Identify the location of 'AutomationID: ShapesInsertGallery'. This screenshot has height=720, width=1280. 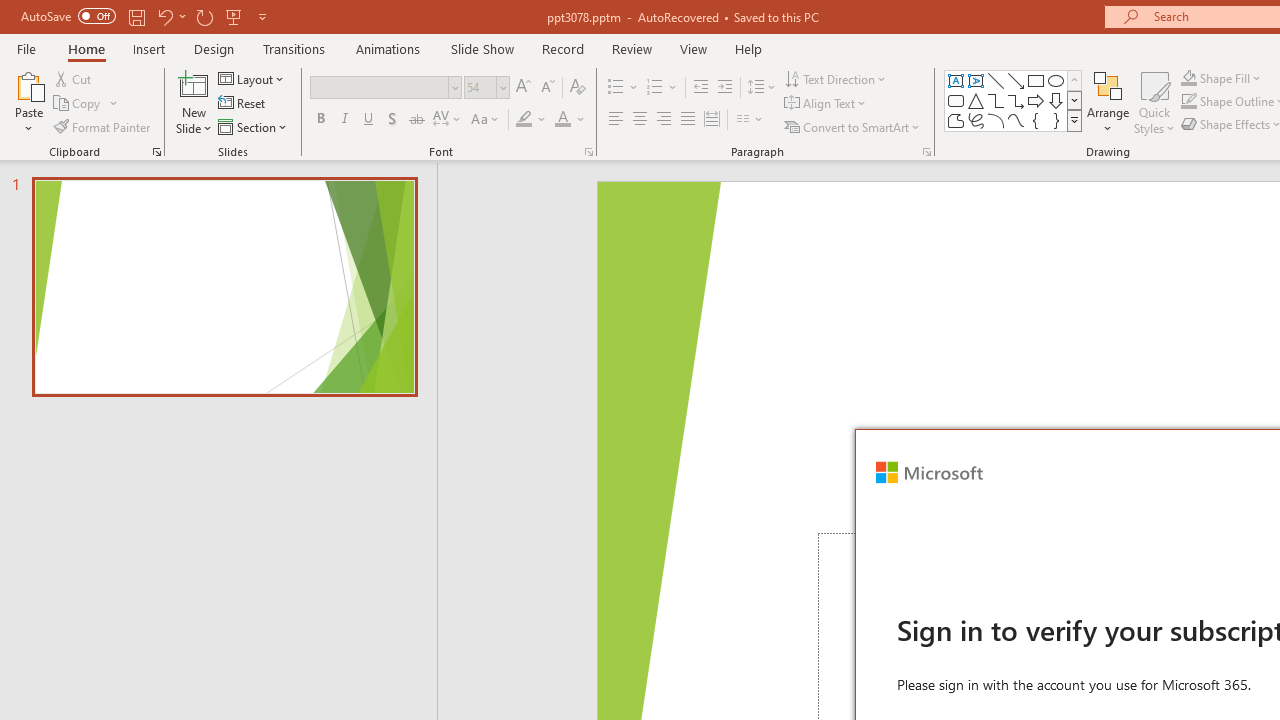
(1014, 100).